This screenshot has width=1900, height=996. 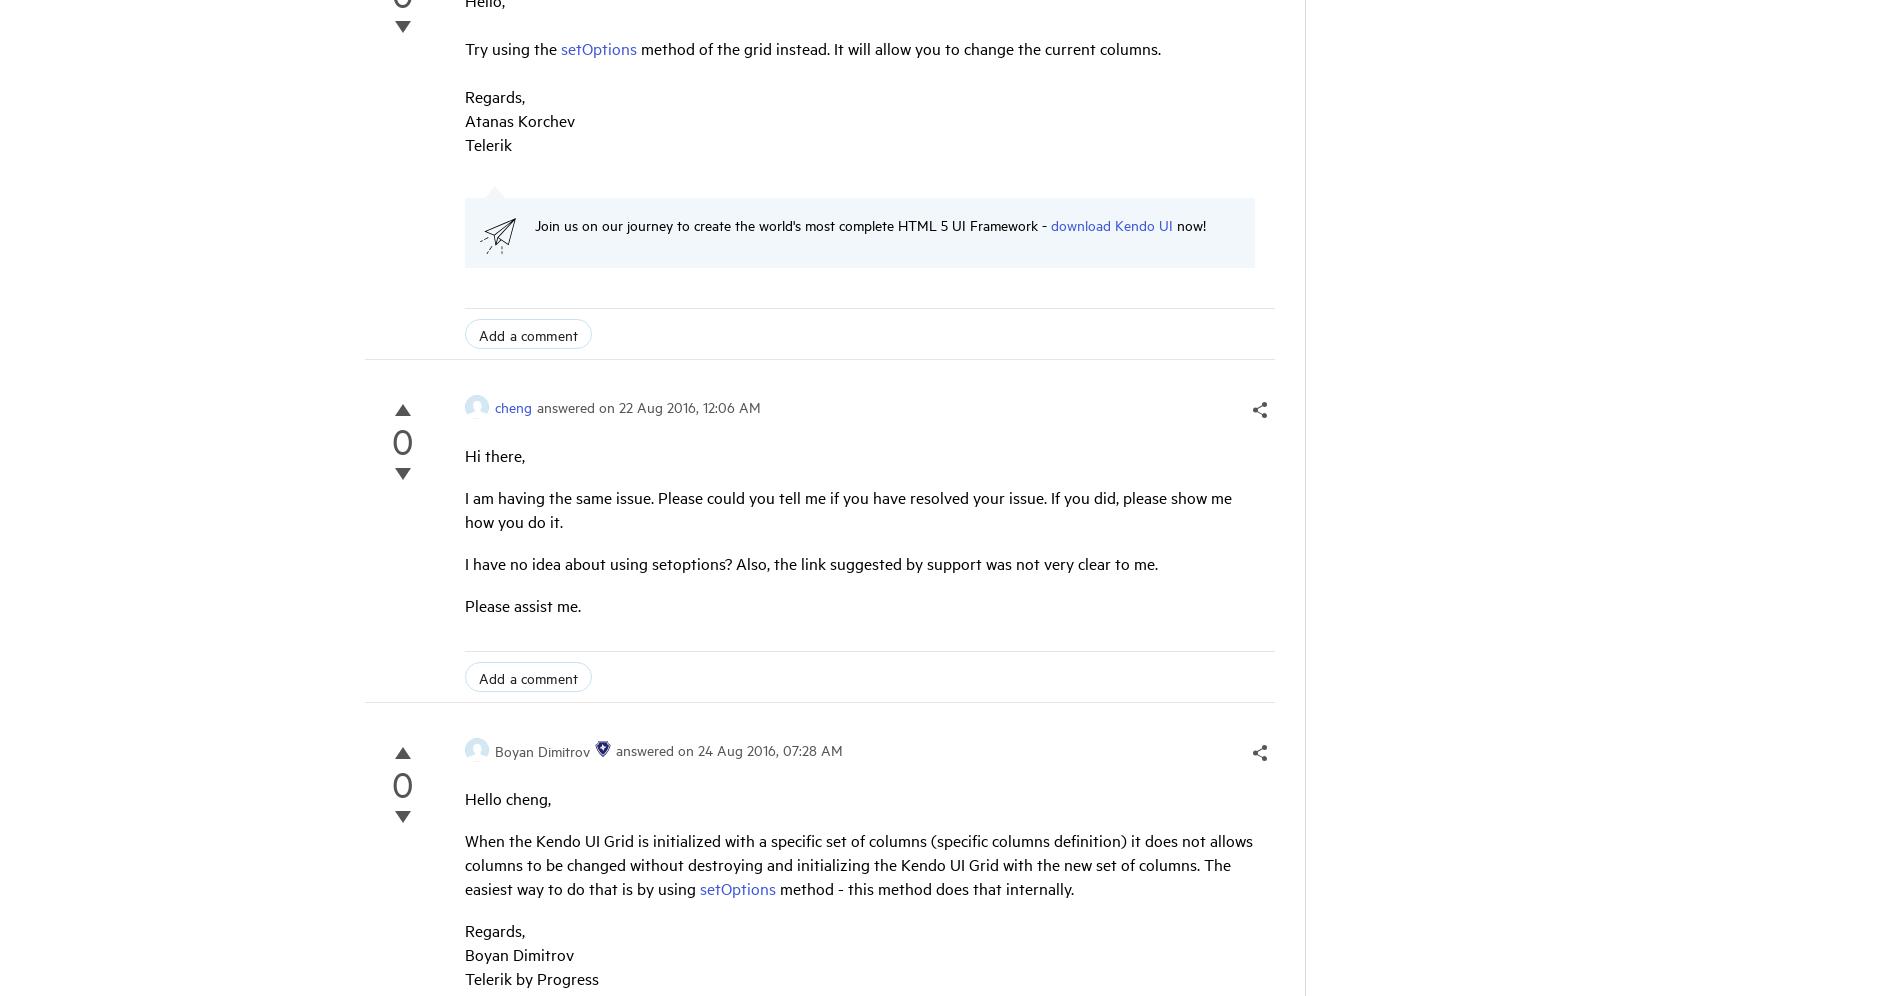 What do you see at coordinates (513, 47) in the screenshot?
I see `'Try using the'` at bounding box center [513, 47].